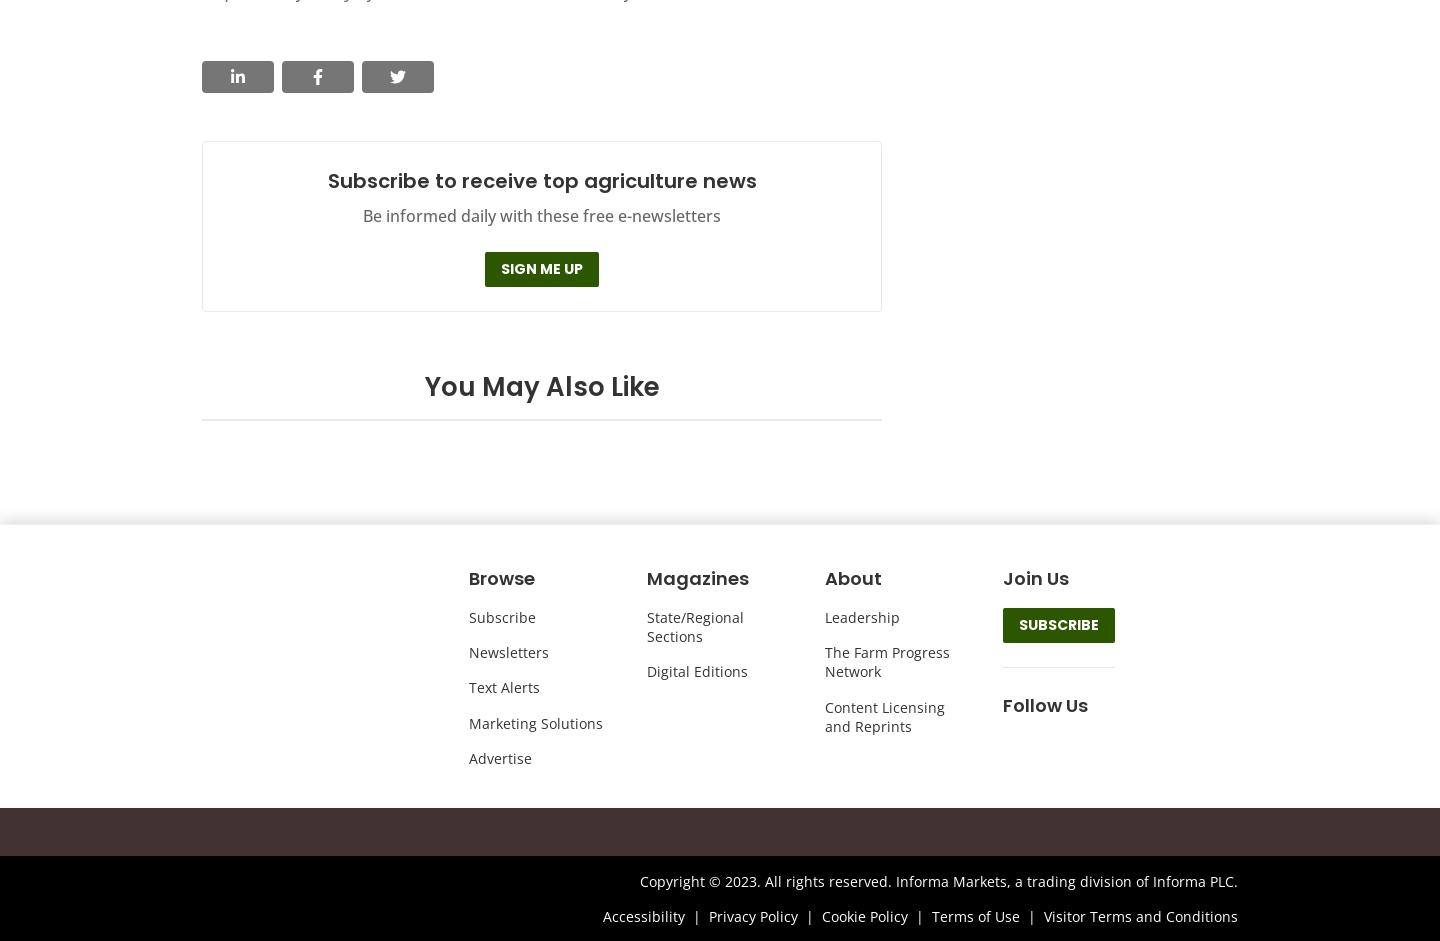  What do you see at coordinates (824, 576) in the screenshot?
I see `'About'` at bounding box center [824, 576].